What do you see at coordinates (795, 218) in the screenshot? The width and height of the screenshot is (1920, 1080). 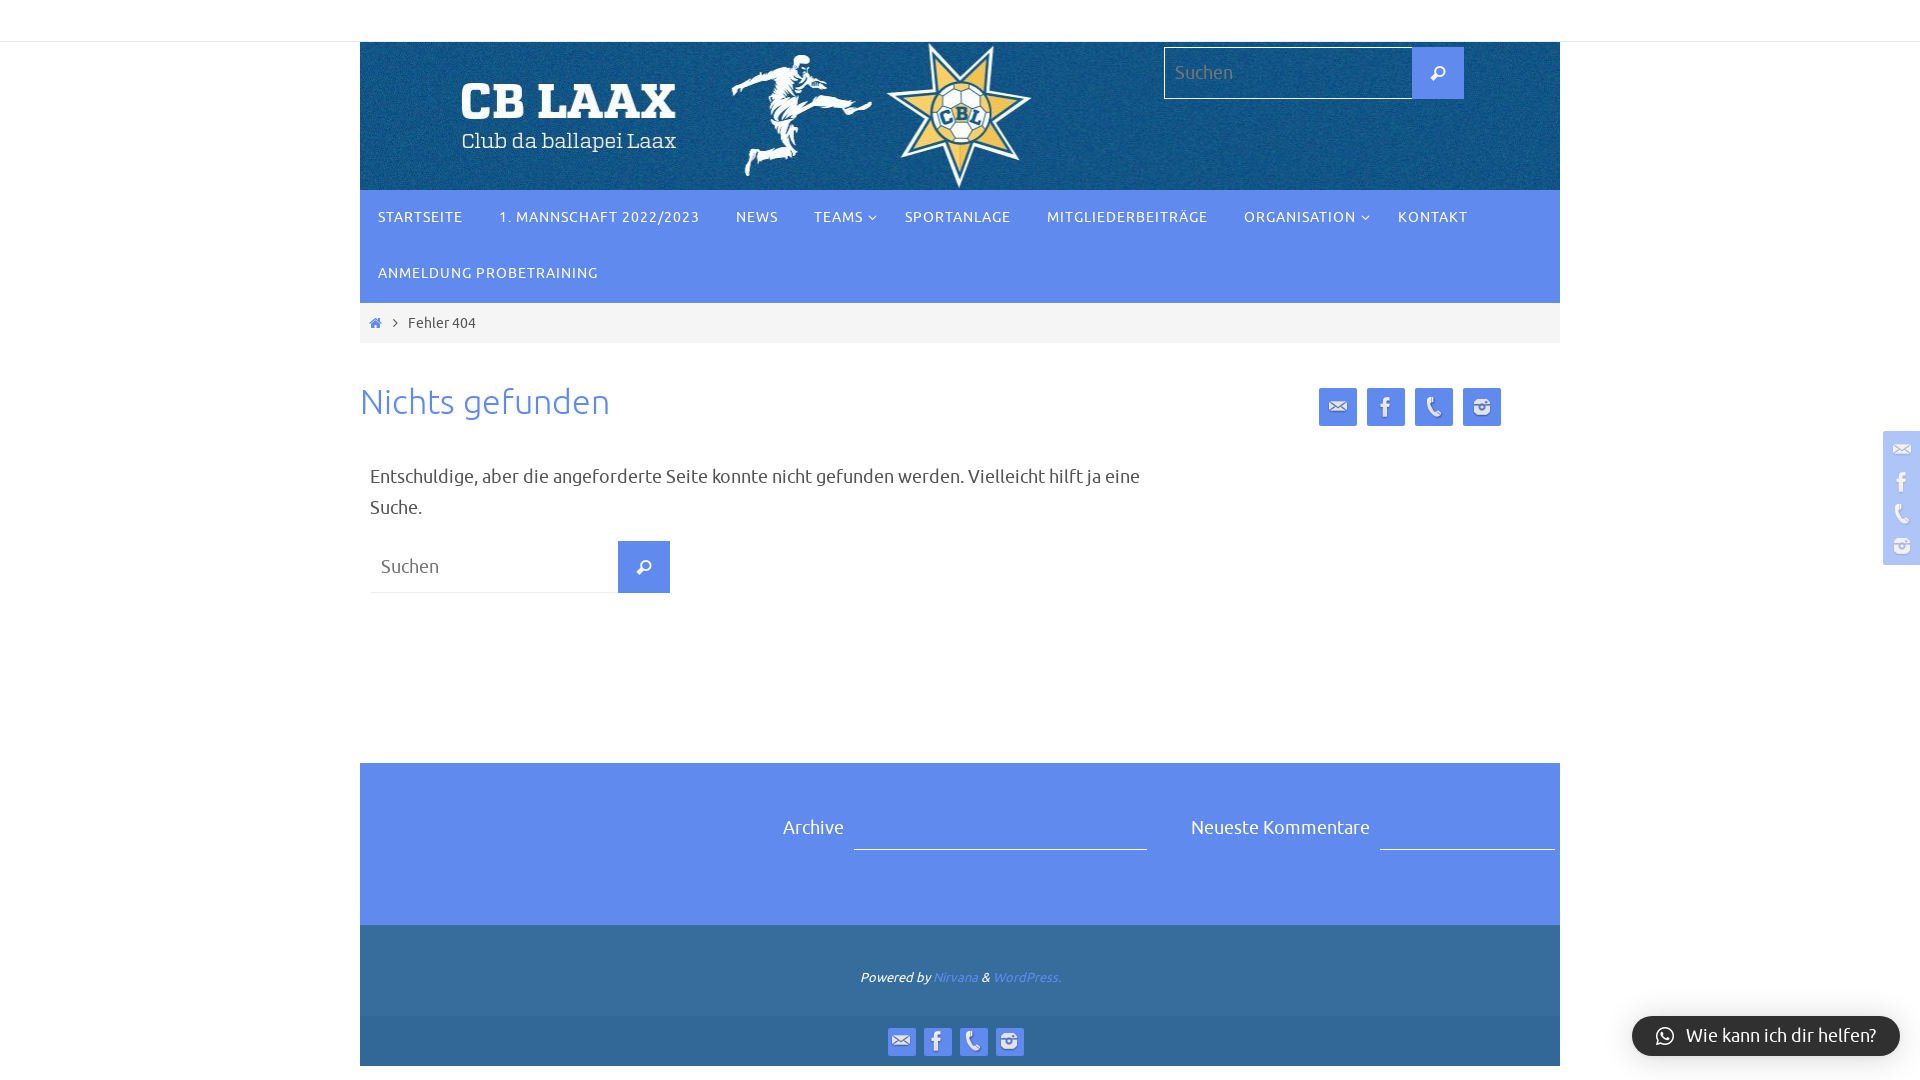 I see `'TEAMS'` at bounding box center [795, 218].